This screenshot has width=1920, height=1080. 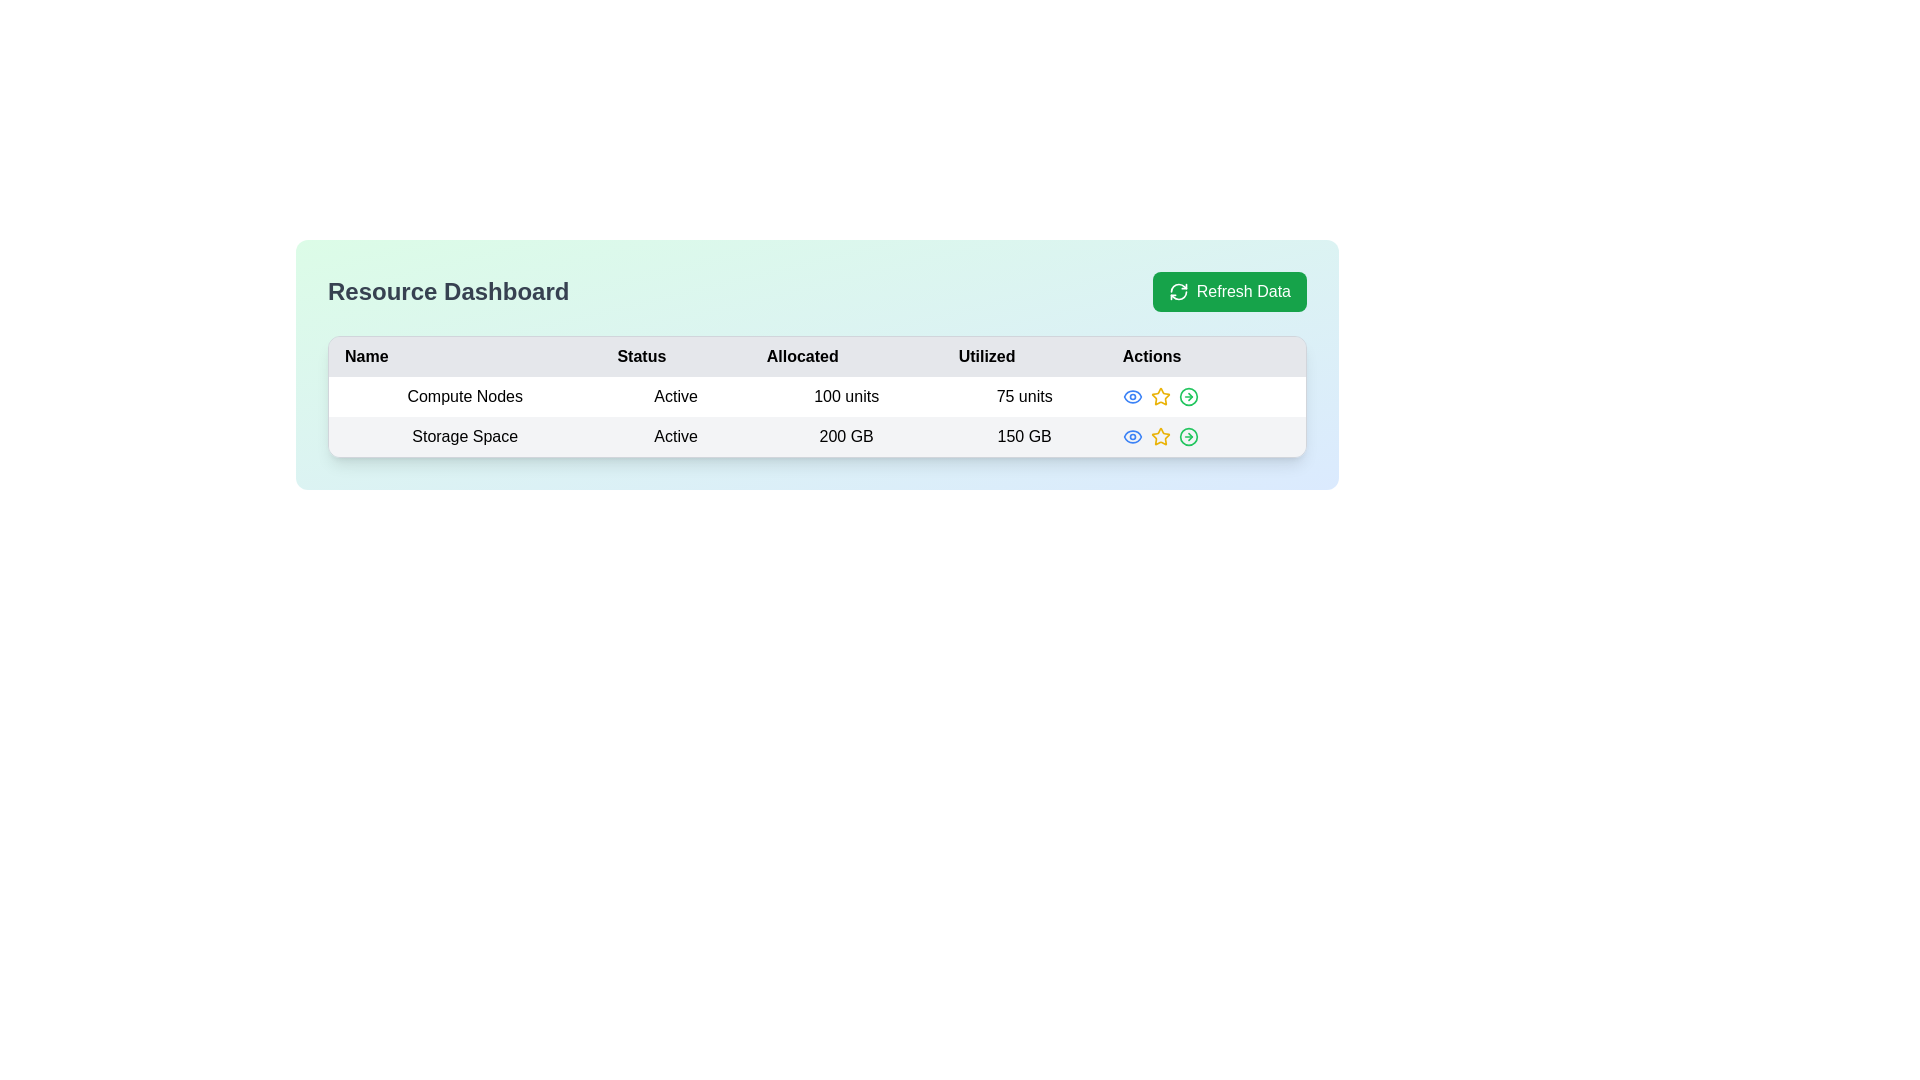 I want to click on the first row in the table displaying resource information, which includes 'Compute Nodes', 'Active', '100 units', '75 units', and action icons, so click(x=817, y=397).